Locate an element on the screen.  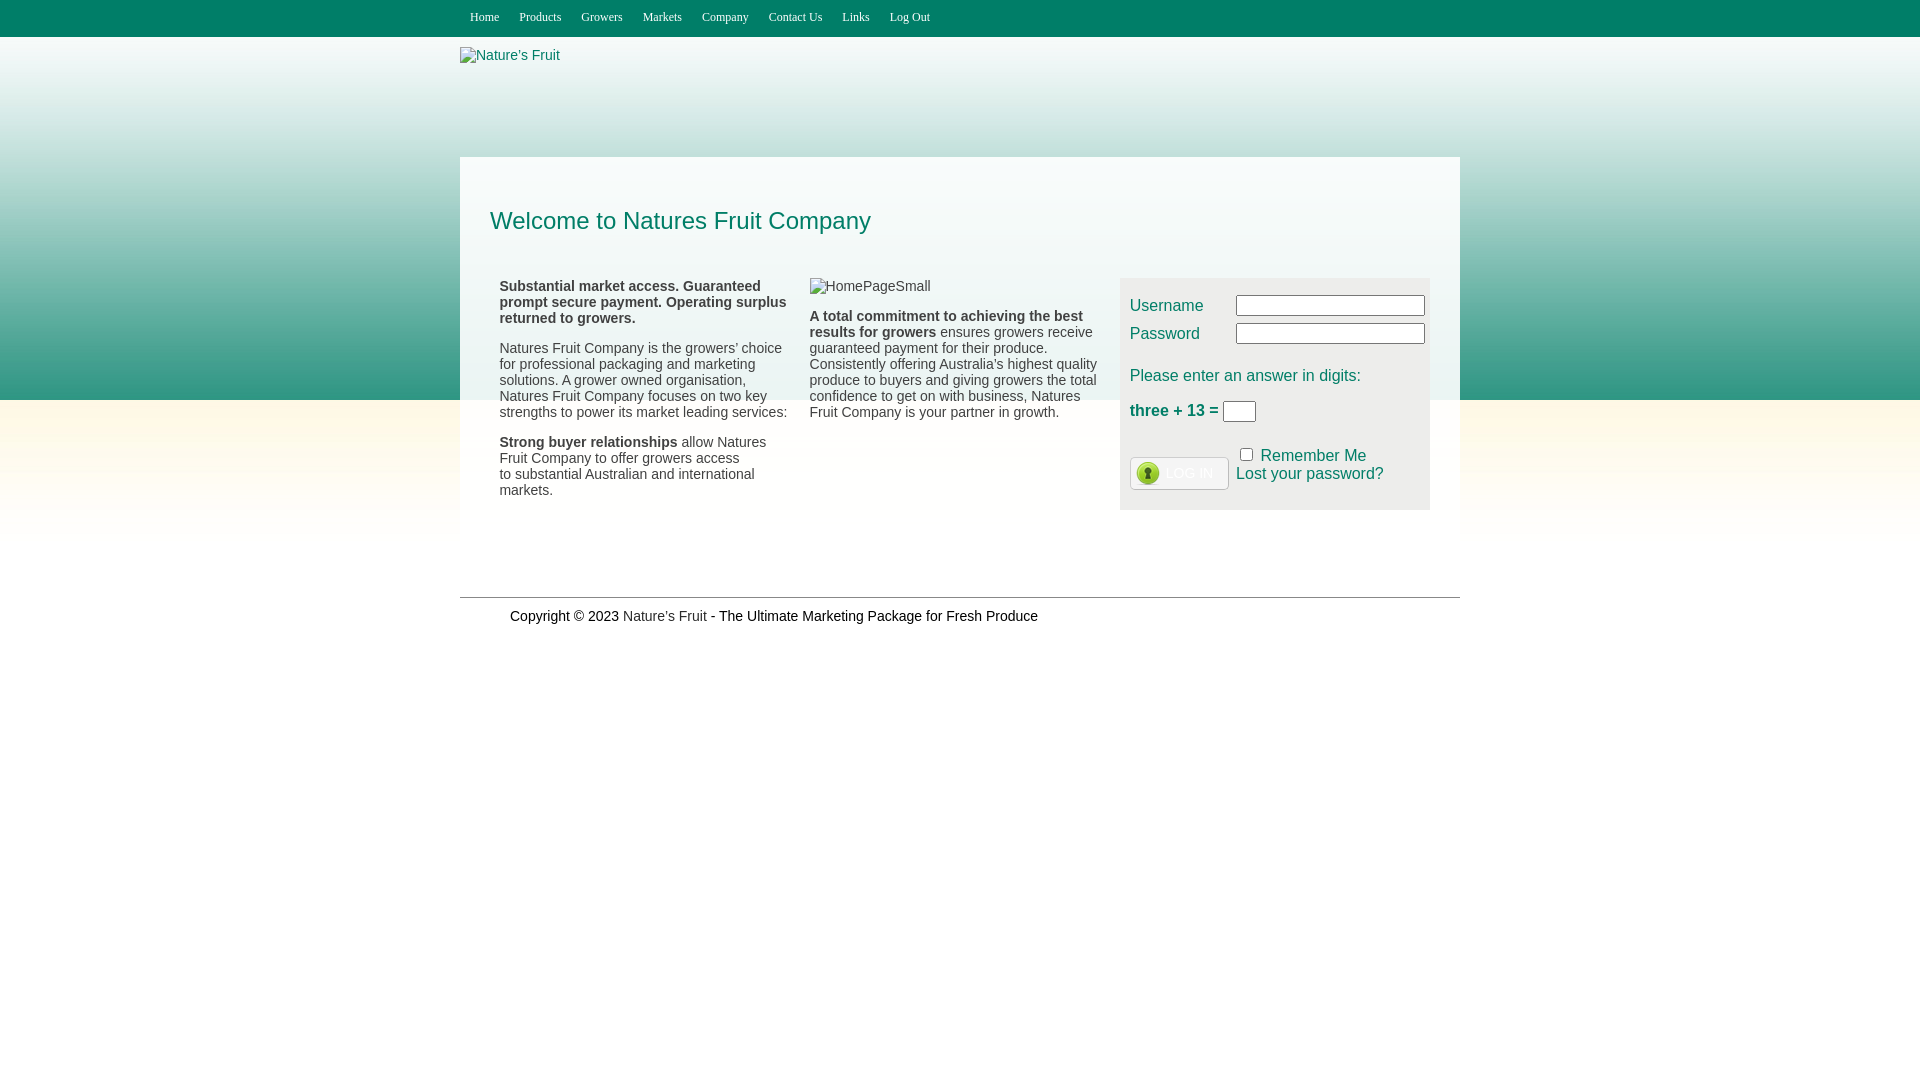
'Log In' is located at coordinates (1179, 473).